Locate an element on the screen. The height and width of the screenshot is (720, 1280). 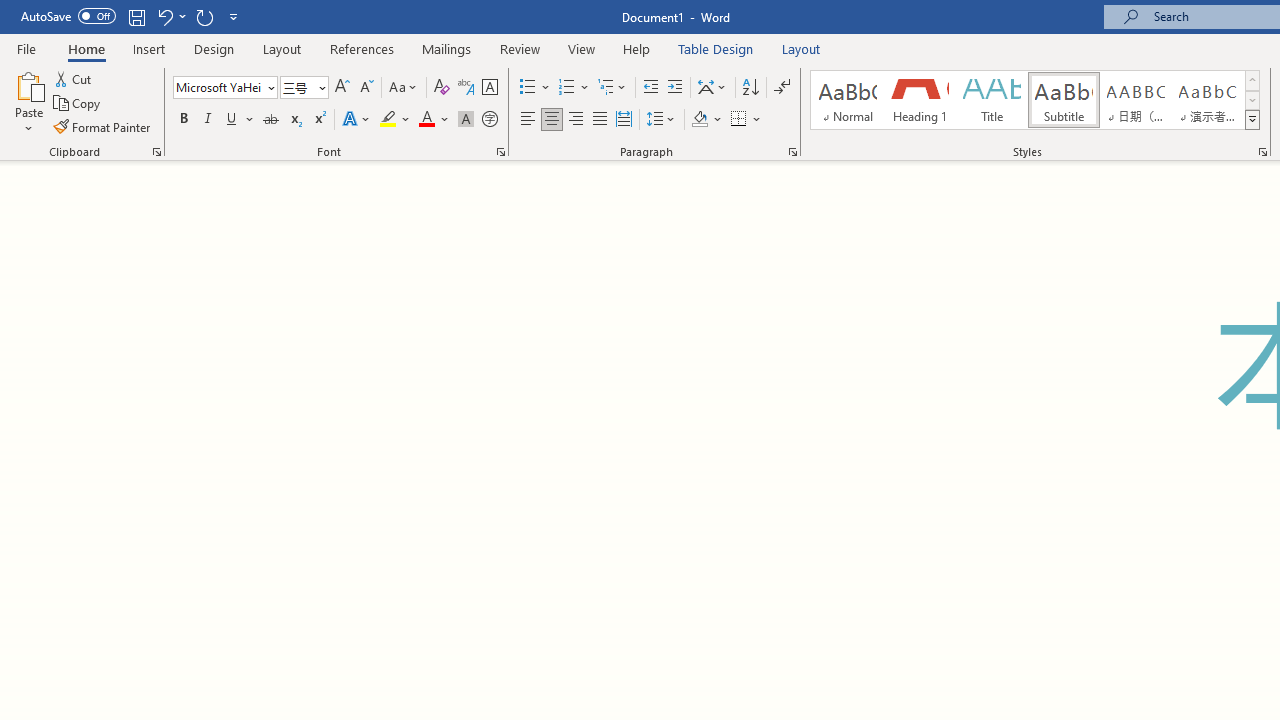
'Font Color Red' is located at coordinates (425, 119).